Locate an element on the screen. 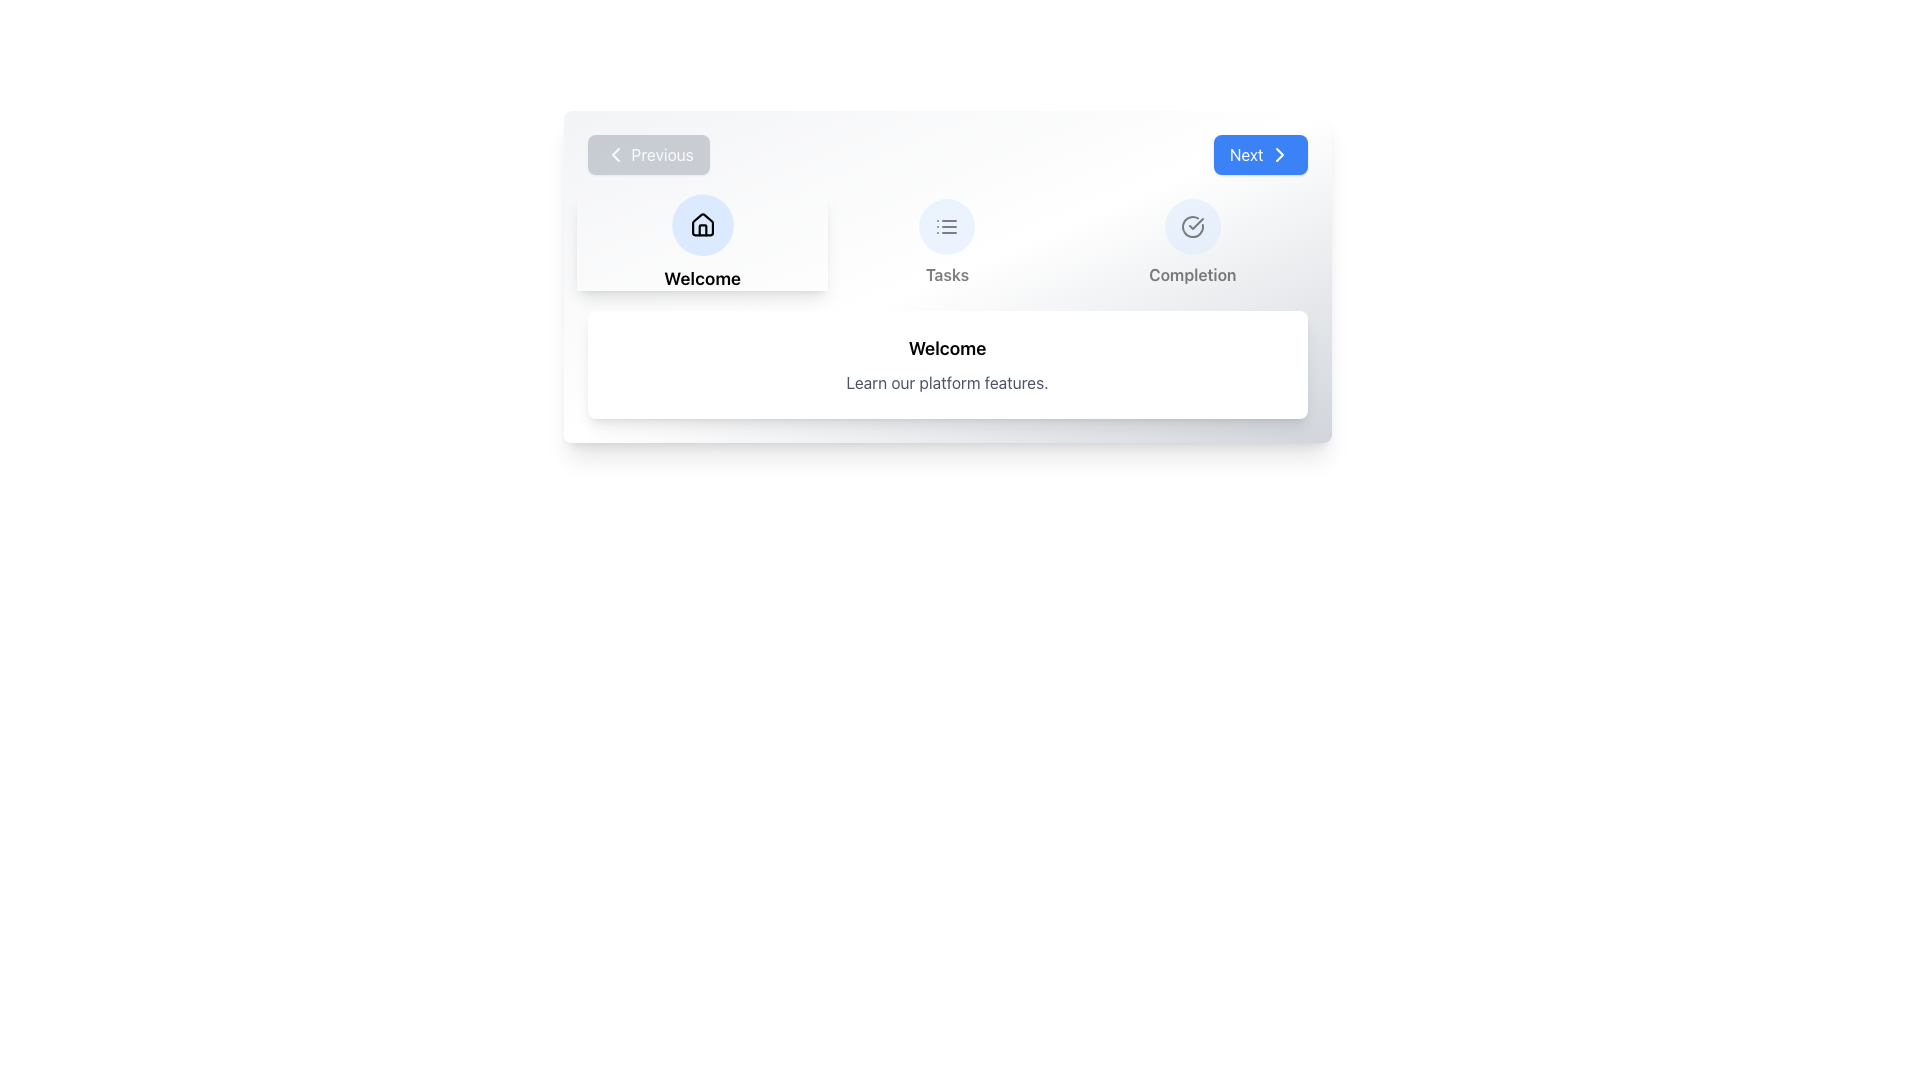 Image resolution: width=1920 pixels, height=1080 pixels. text label that contains 'Completion', positioned beneath the checkmark icon in the navigation row is located at coordinates (1192, 274).